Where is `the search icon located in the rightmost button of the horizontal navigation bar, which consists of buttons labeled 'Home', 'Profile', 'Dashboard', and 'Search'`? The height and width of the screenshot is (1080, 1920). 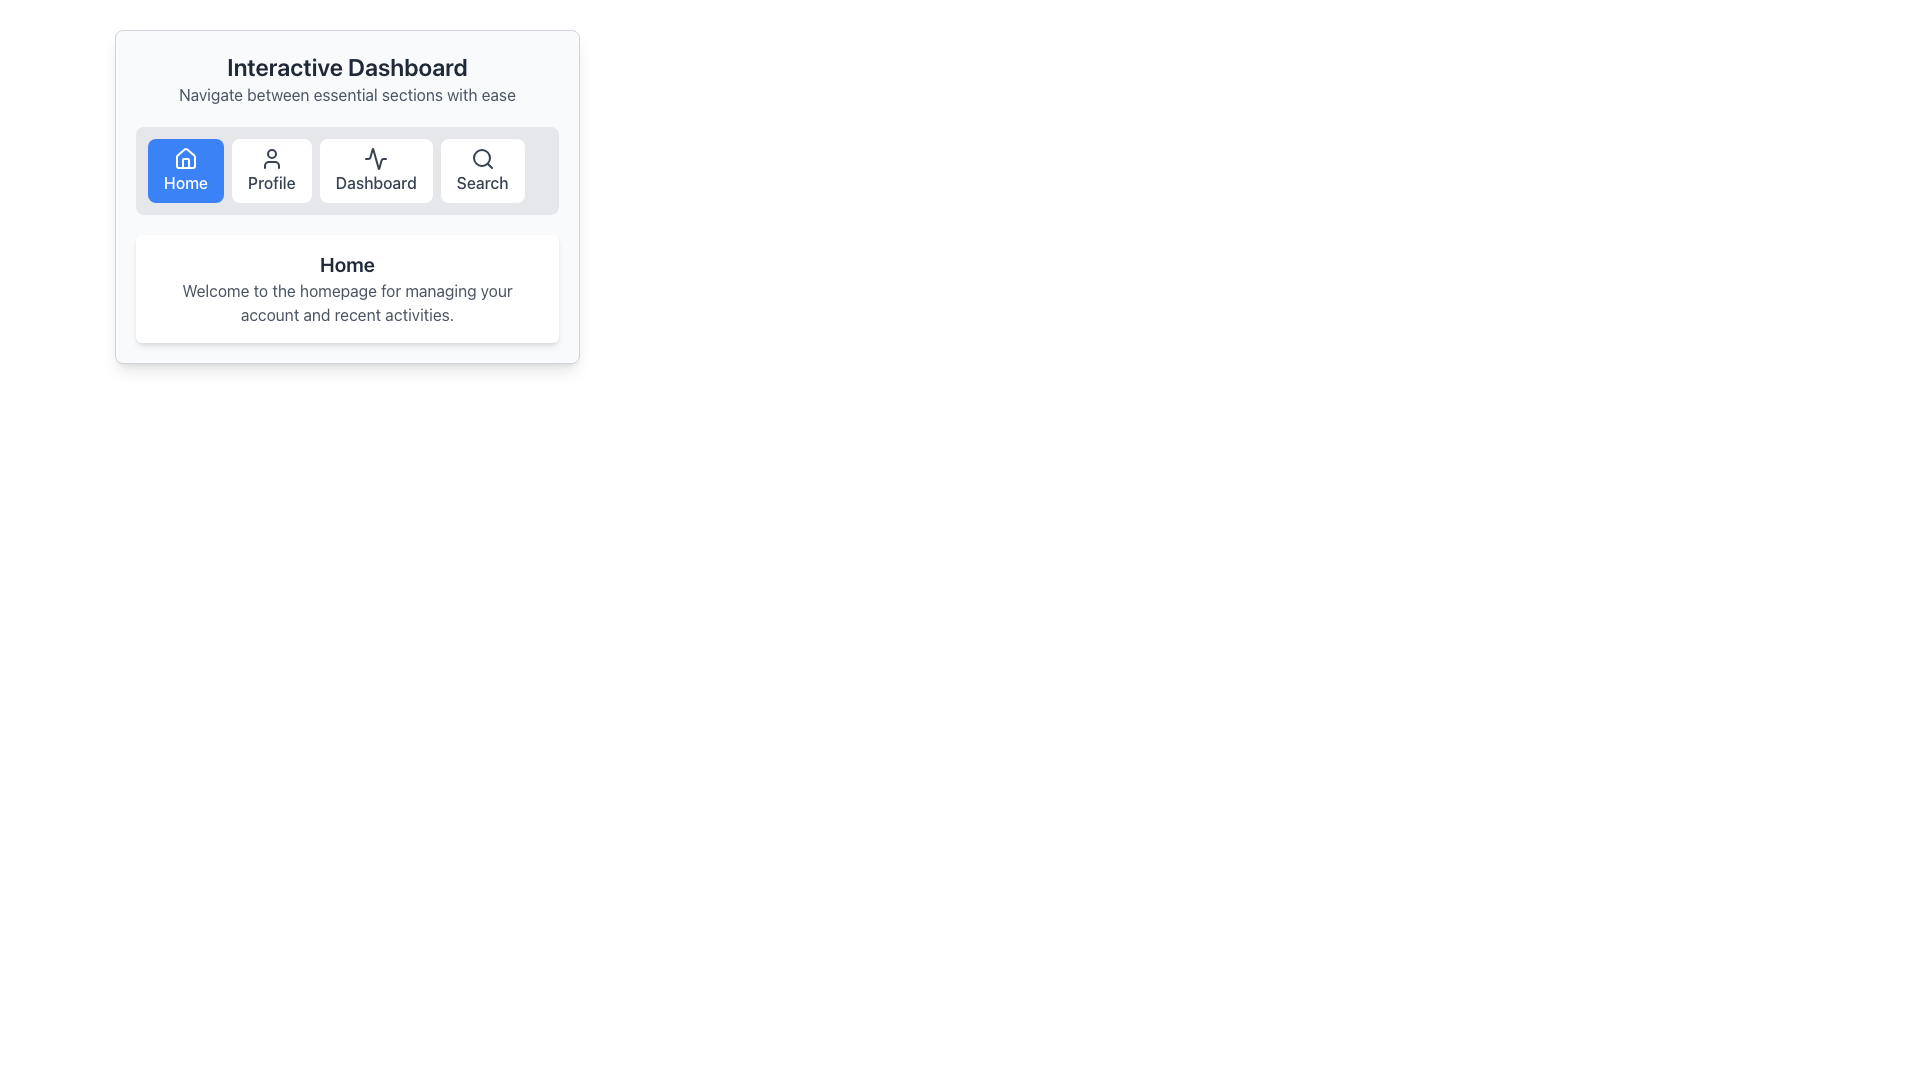 the search icon located in the rightmost button of the horizontal navigation bar, which consists of buttons labeled 'Home', 'Profile', 'Dashboard', and 'Search' is located at coordinates (482, 157).